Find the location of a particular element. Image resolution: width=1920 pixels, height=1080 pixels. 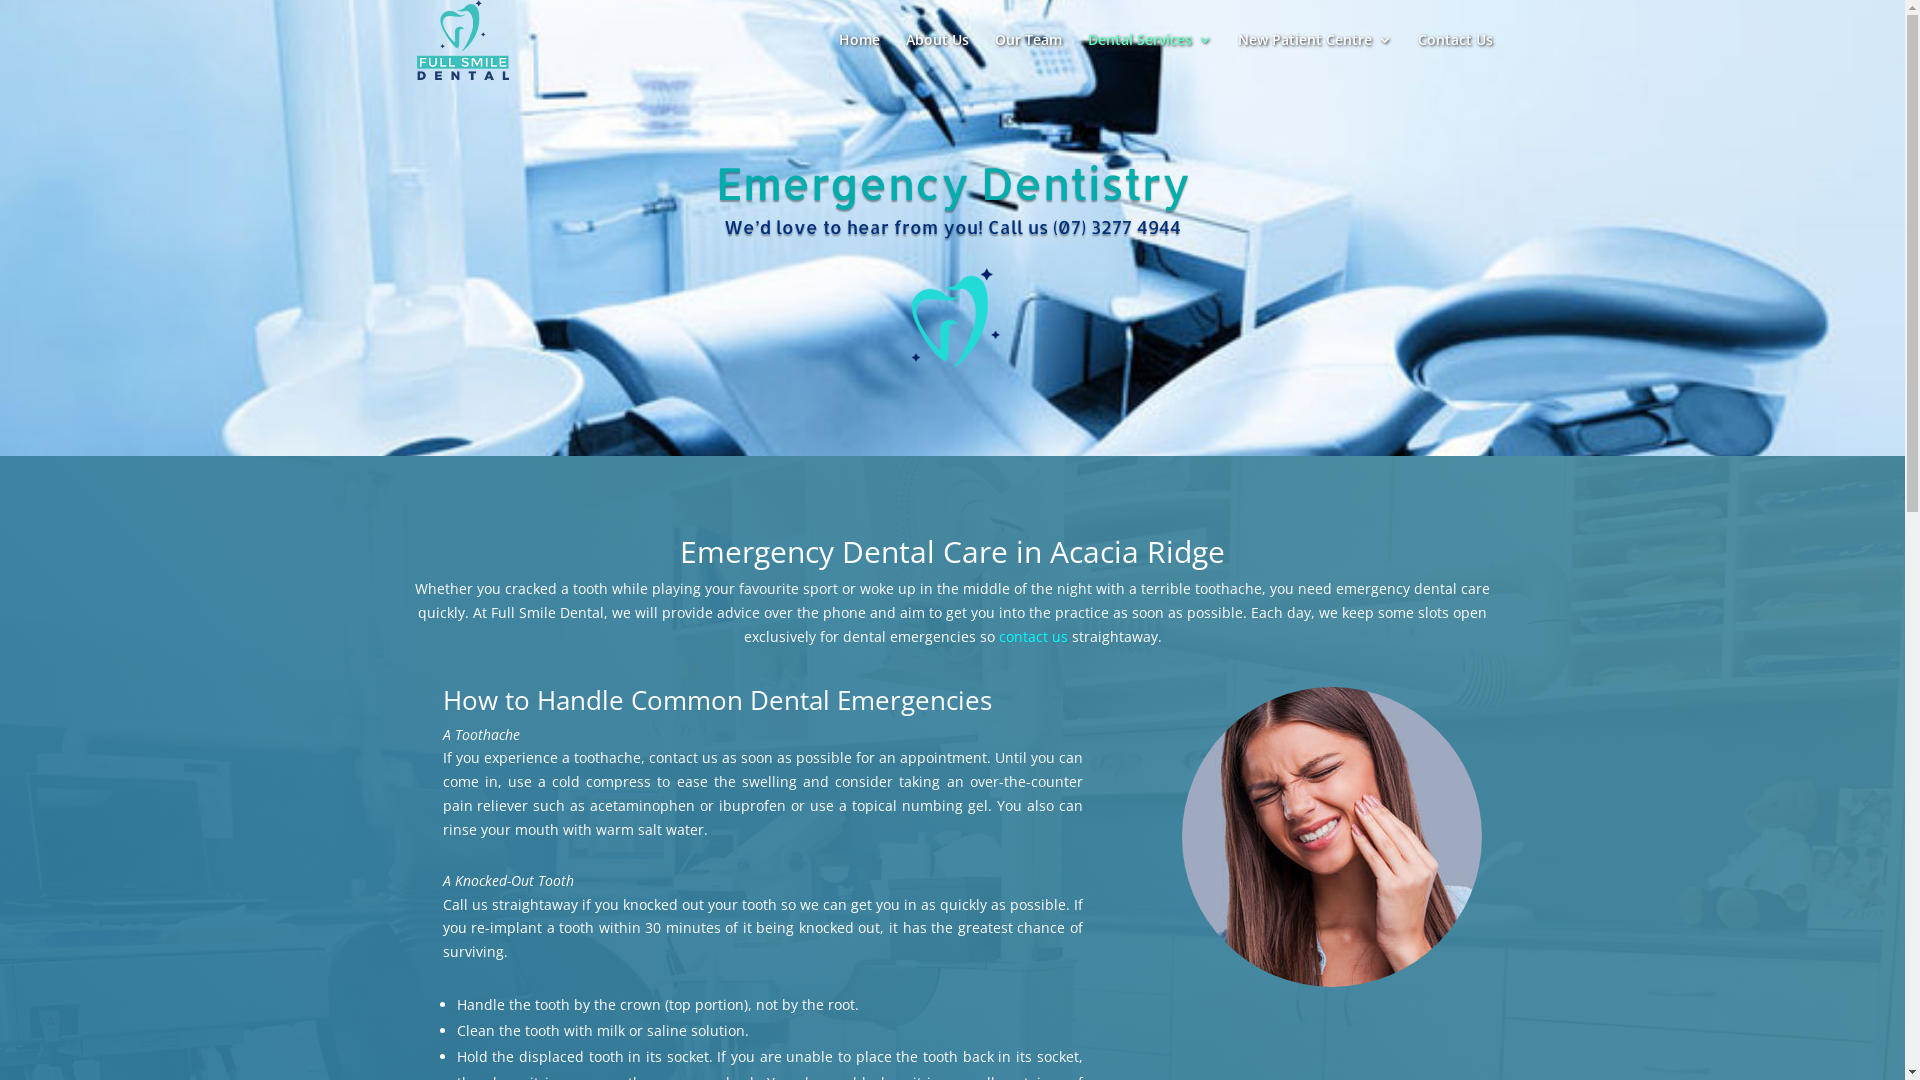

'New Patient Centre' is located at coordinates (1237, 55).